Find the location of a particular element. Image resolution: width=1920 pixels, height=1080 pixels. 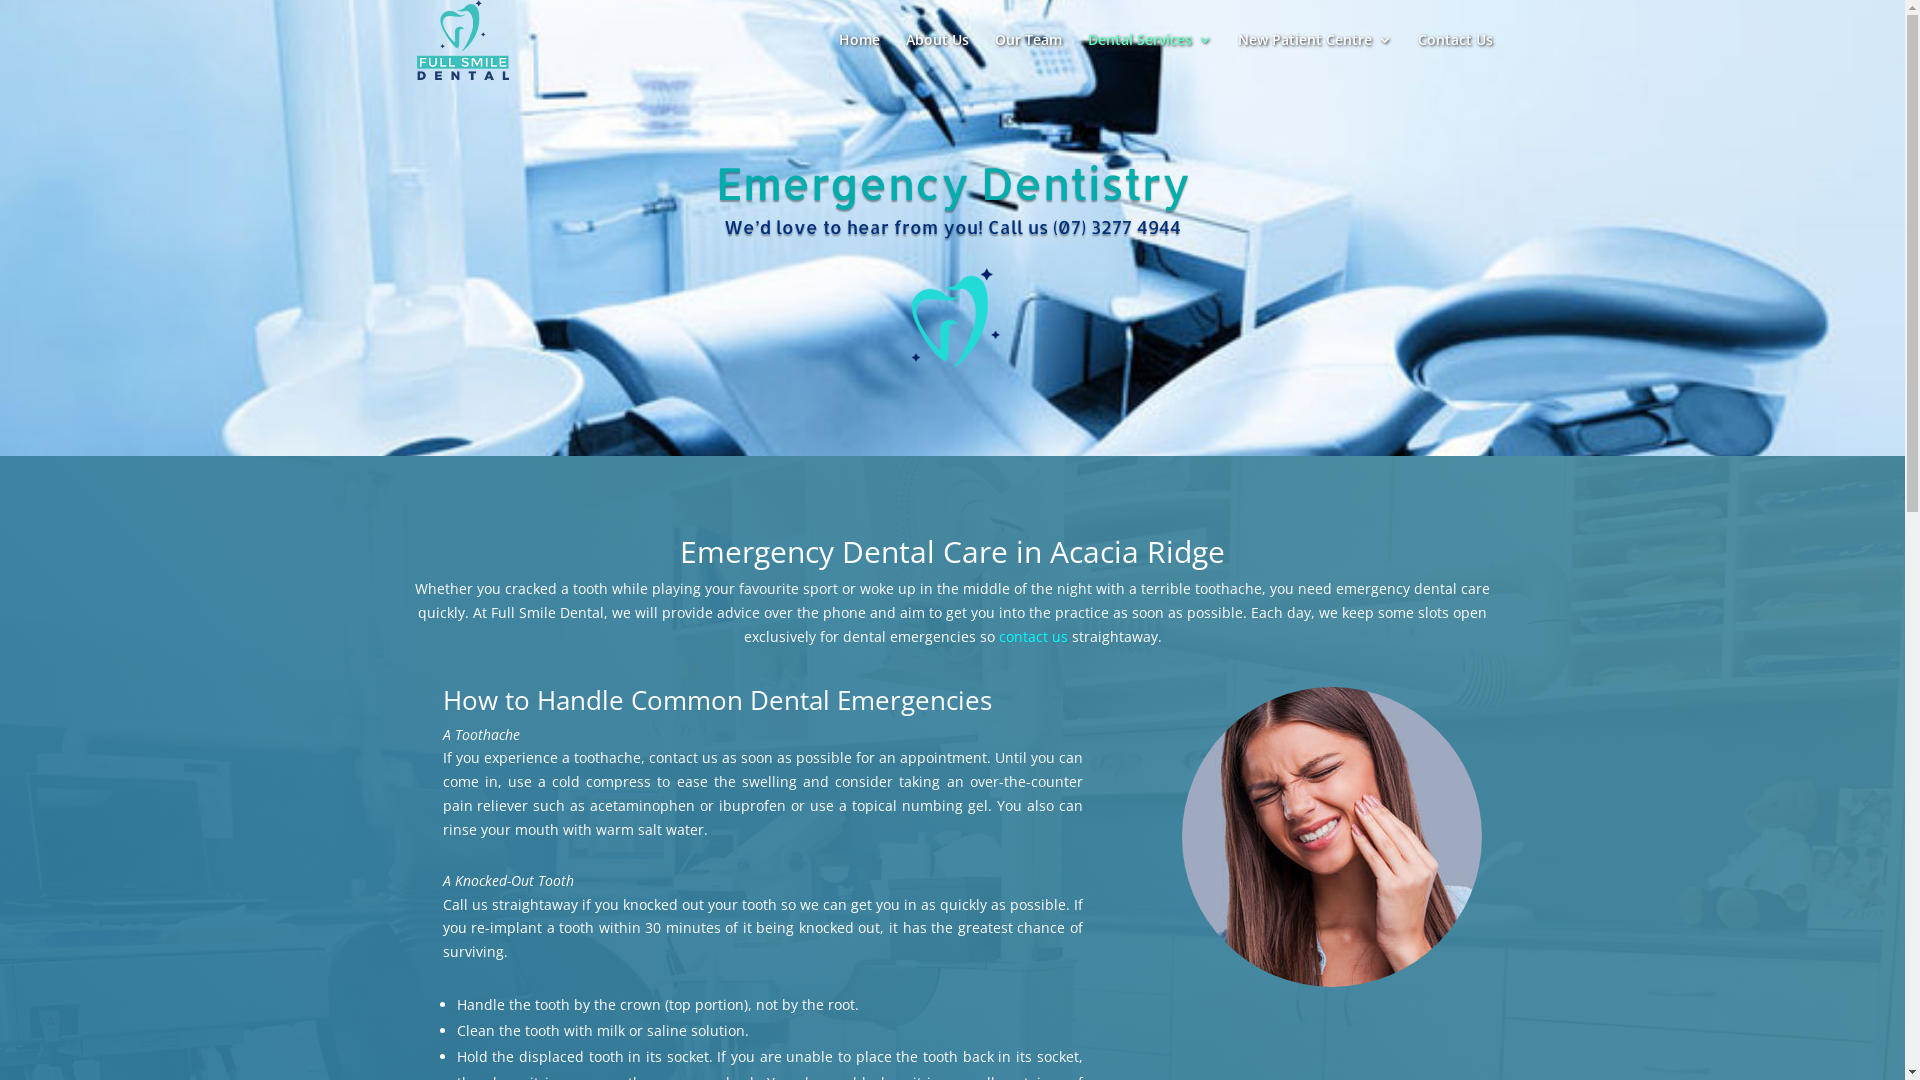

'New Patient Centre' is located at coordinates (1237, 55).